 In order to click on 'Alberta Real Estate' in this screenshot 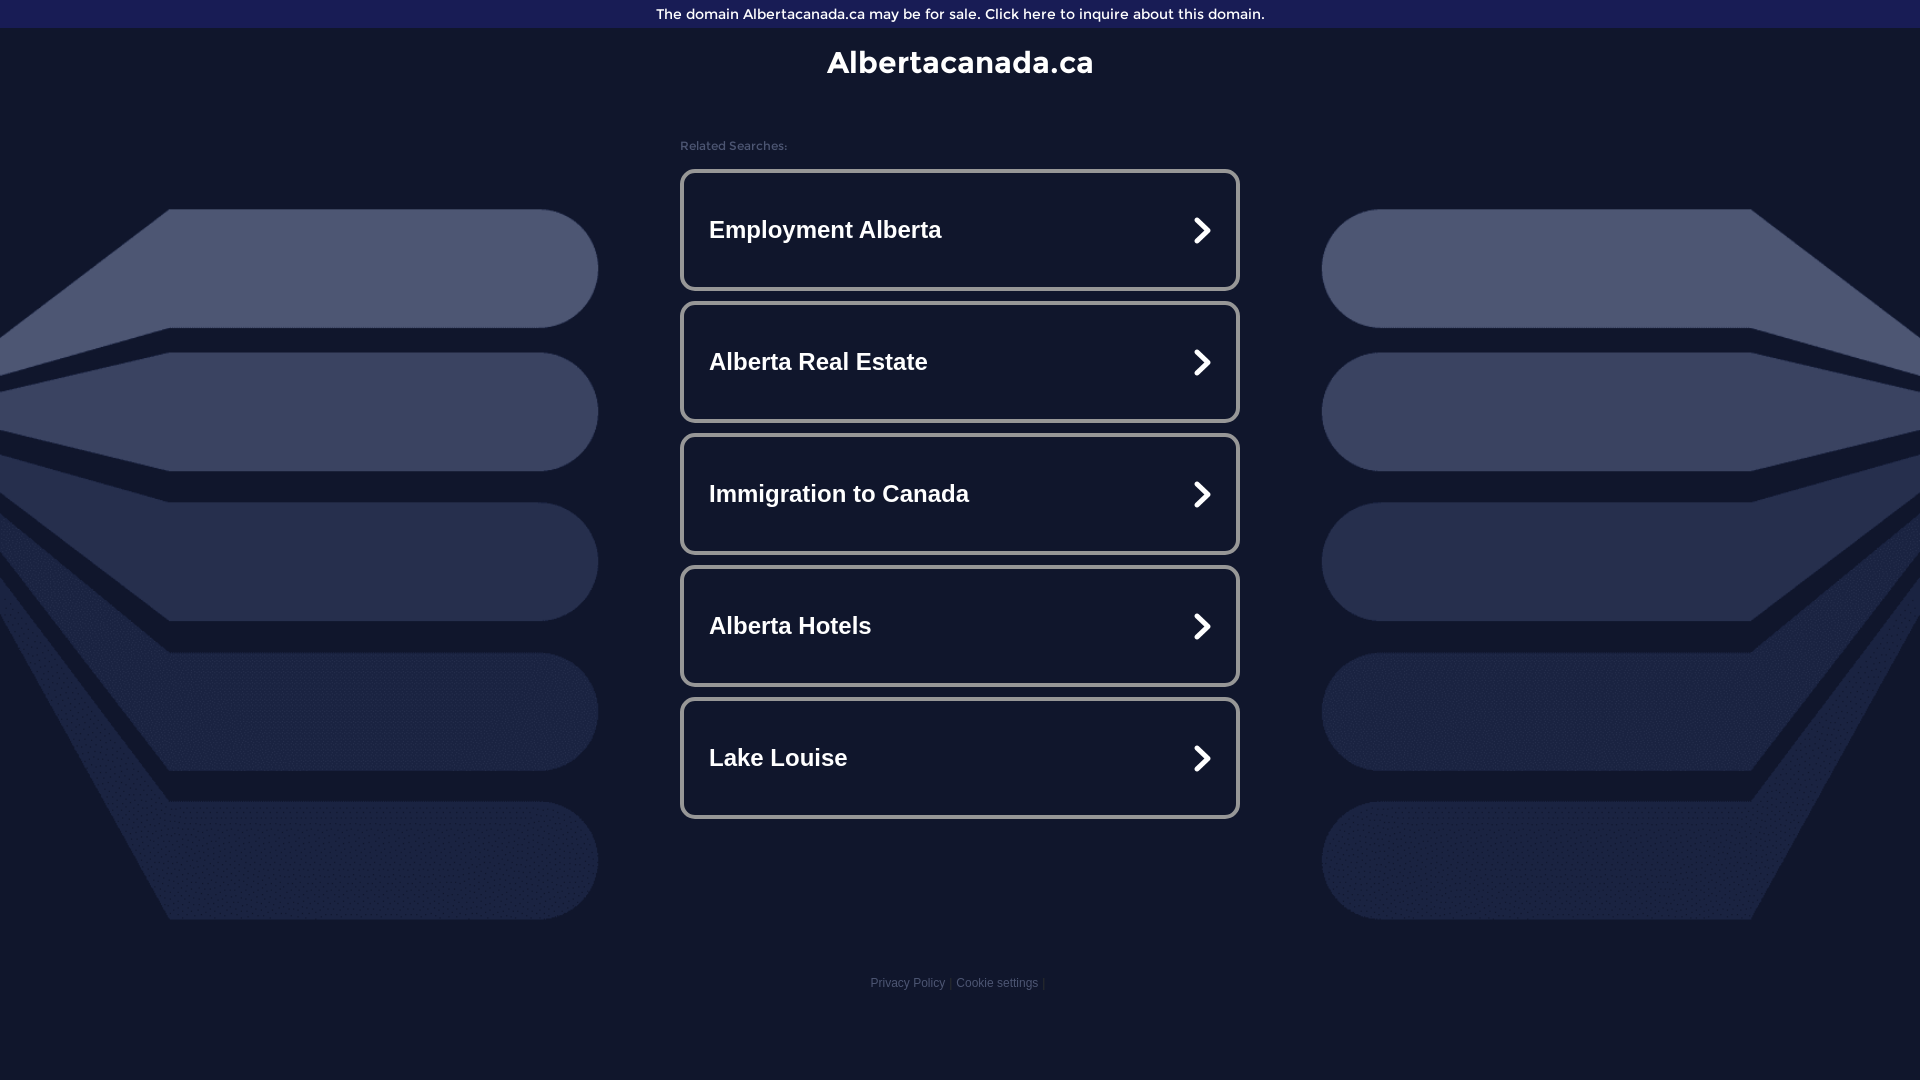, I will do `click(960, 362)`.